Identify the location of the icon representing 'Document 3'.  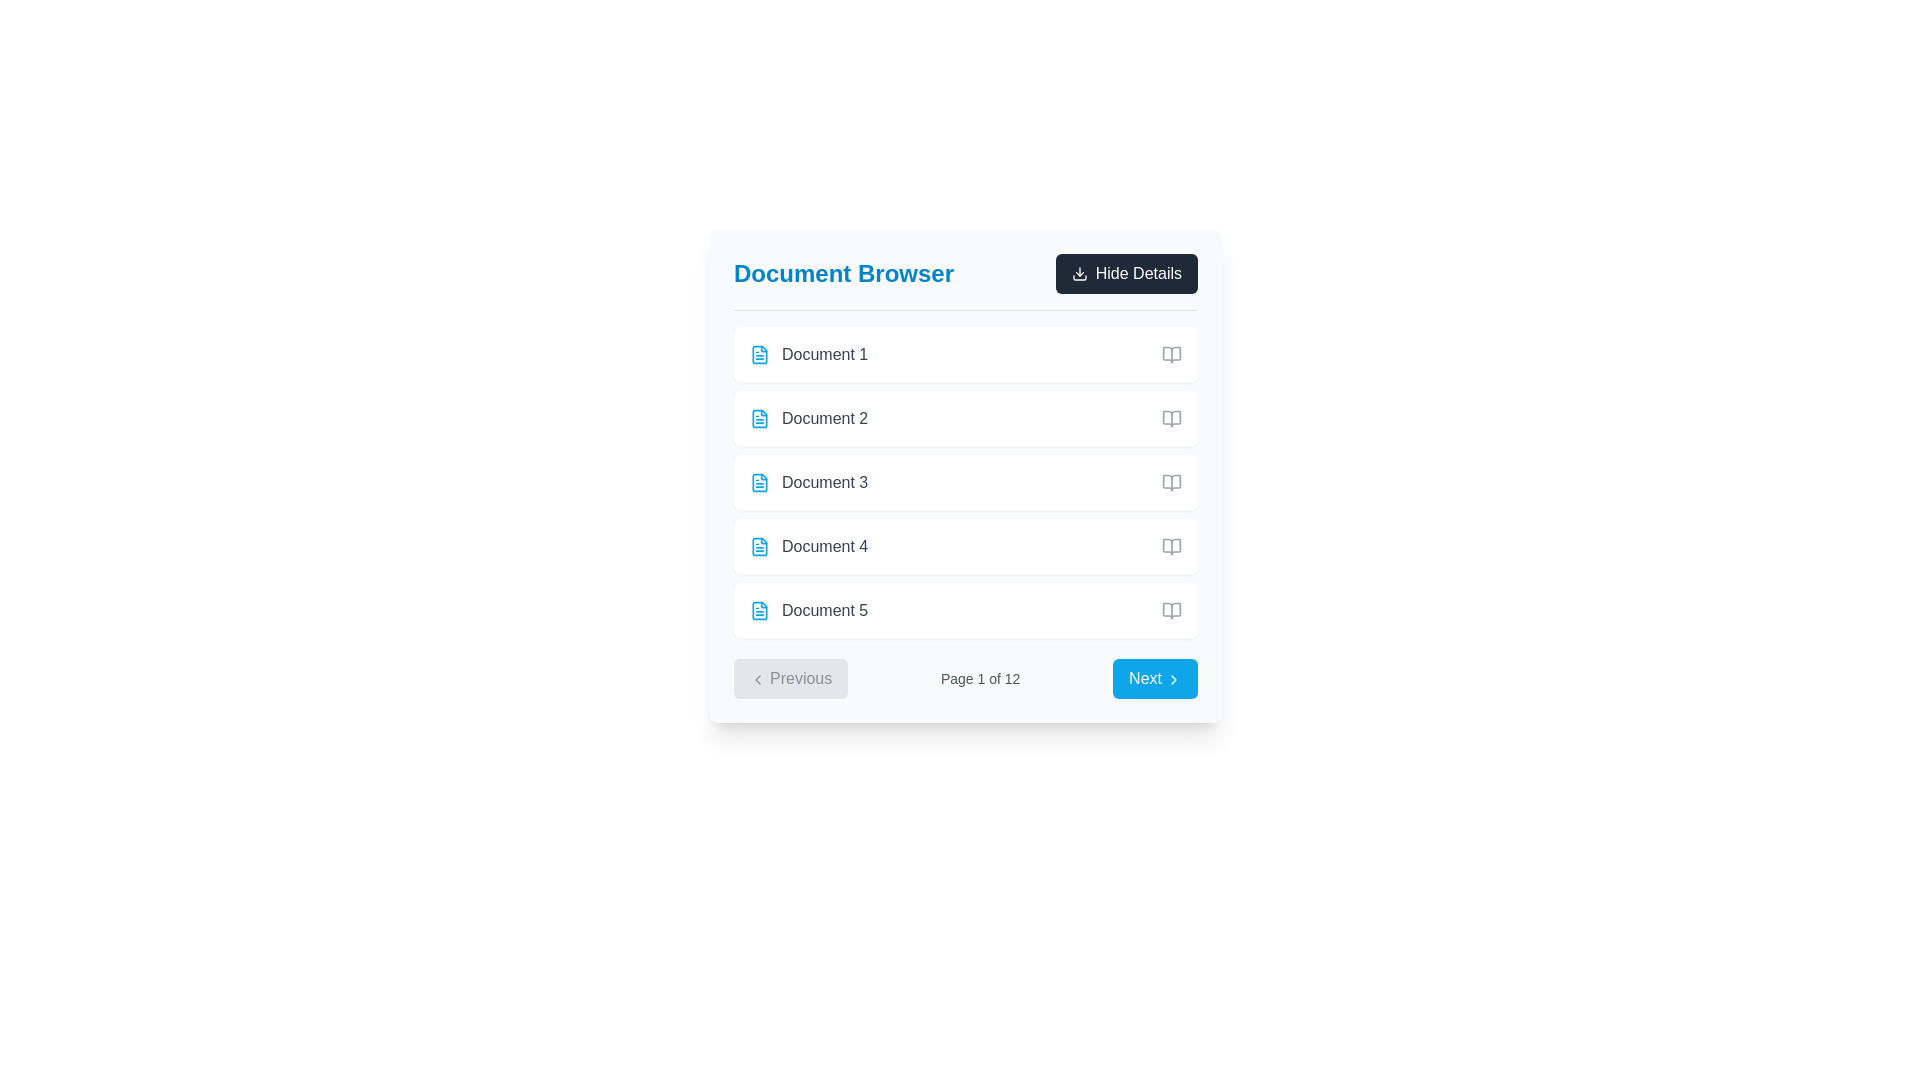
(758, 482).